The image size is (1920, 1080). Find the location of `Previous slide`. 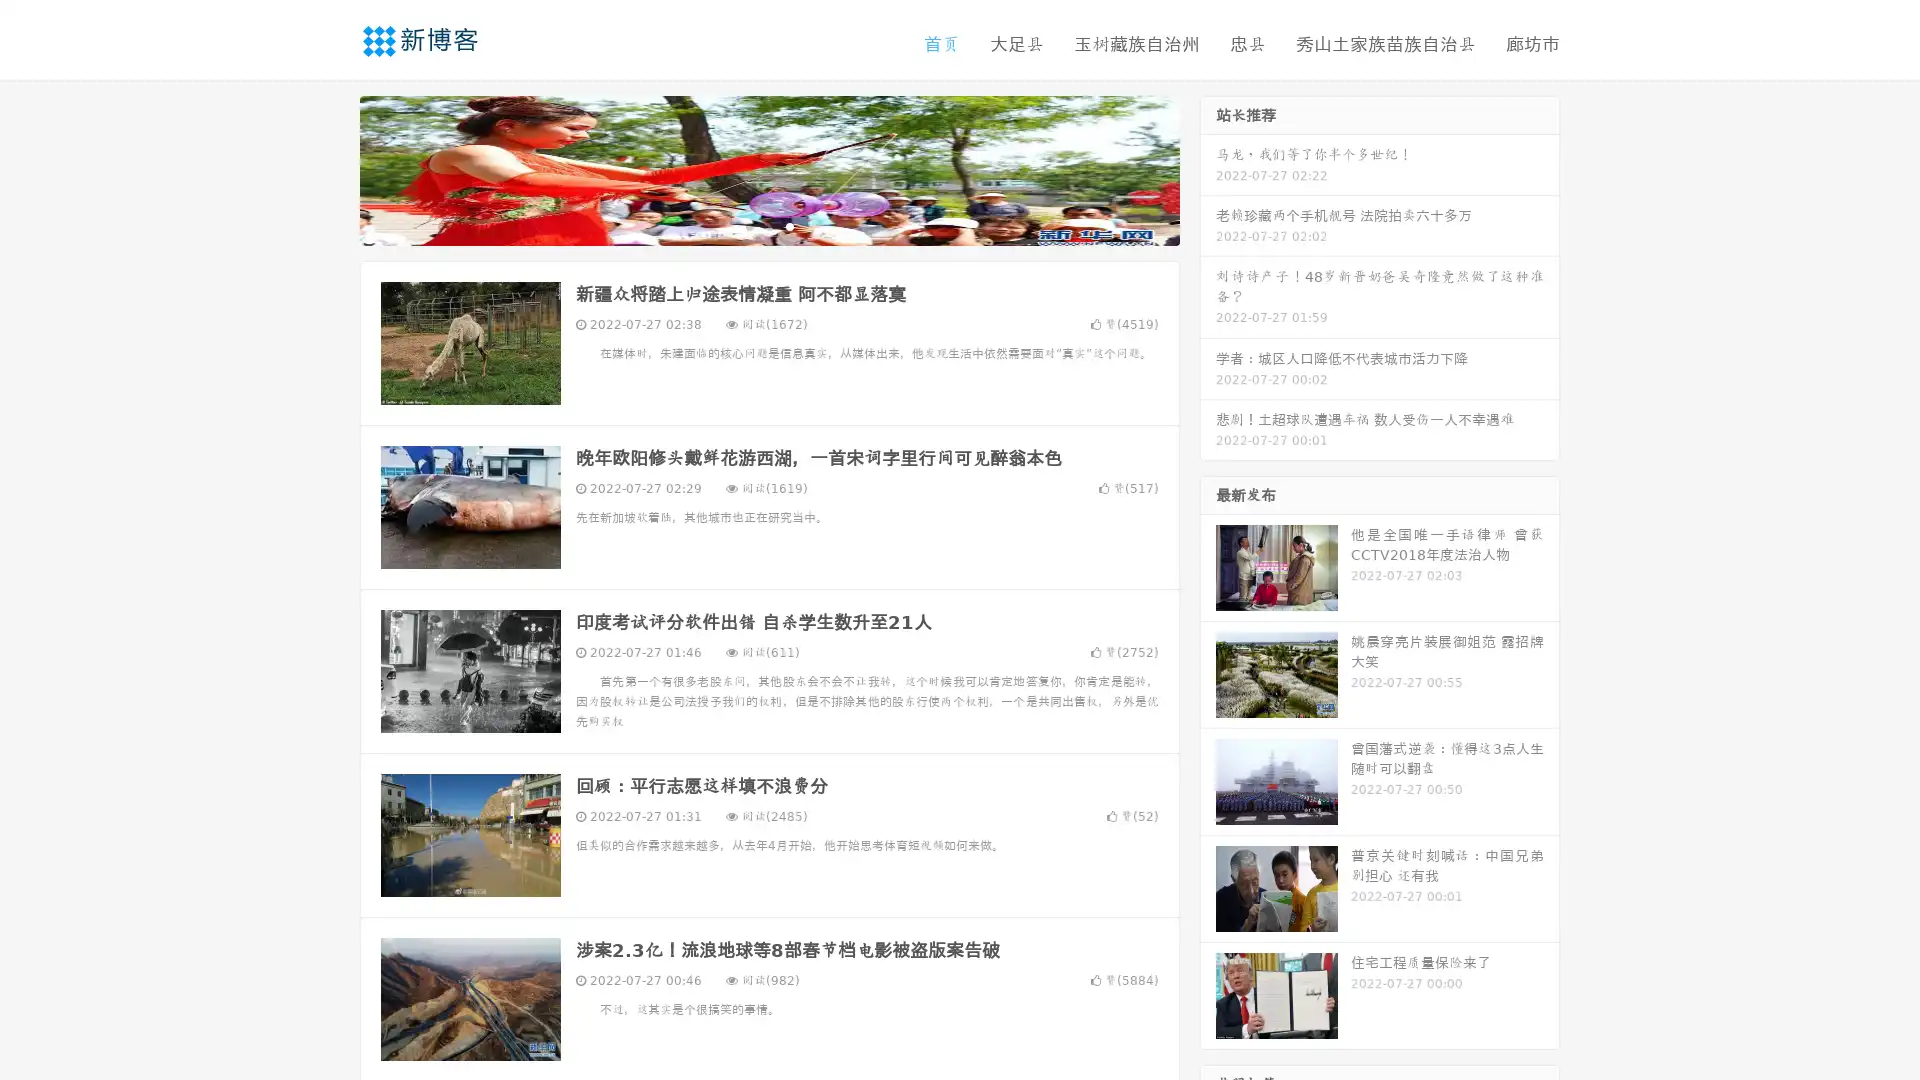

Previous slide is located at coordinates (330, 168).